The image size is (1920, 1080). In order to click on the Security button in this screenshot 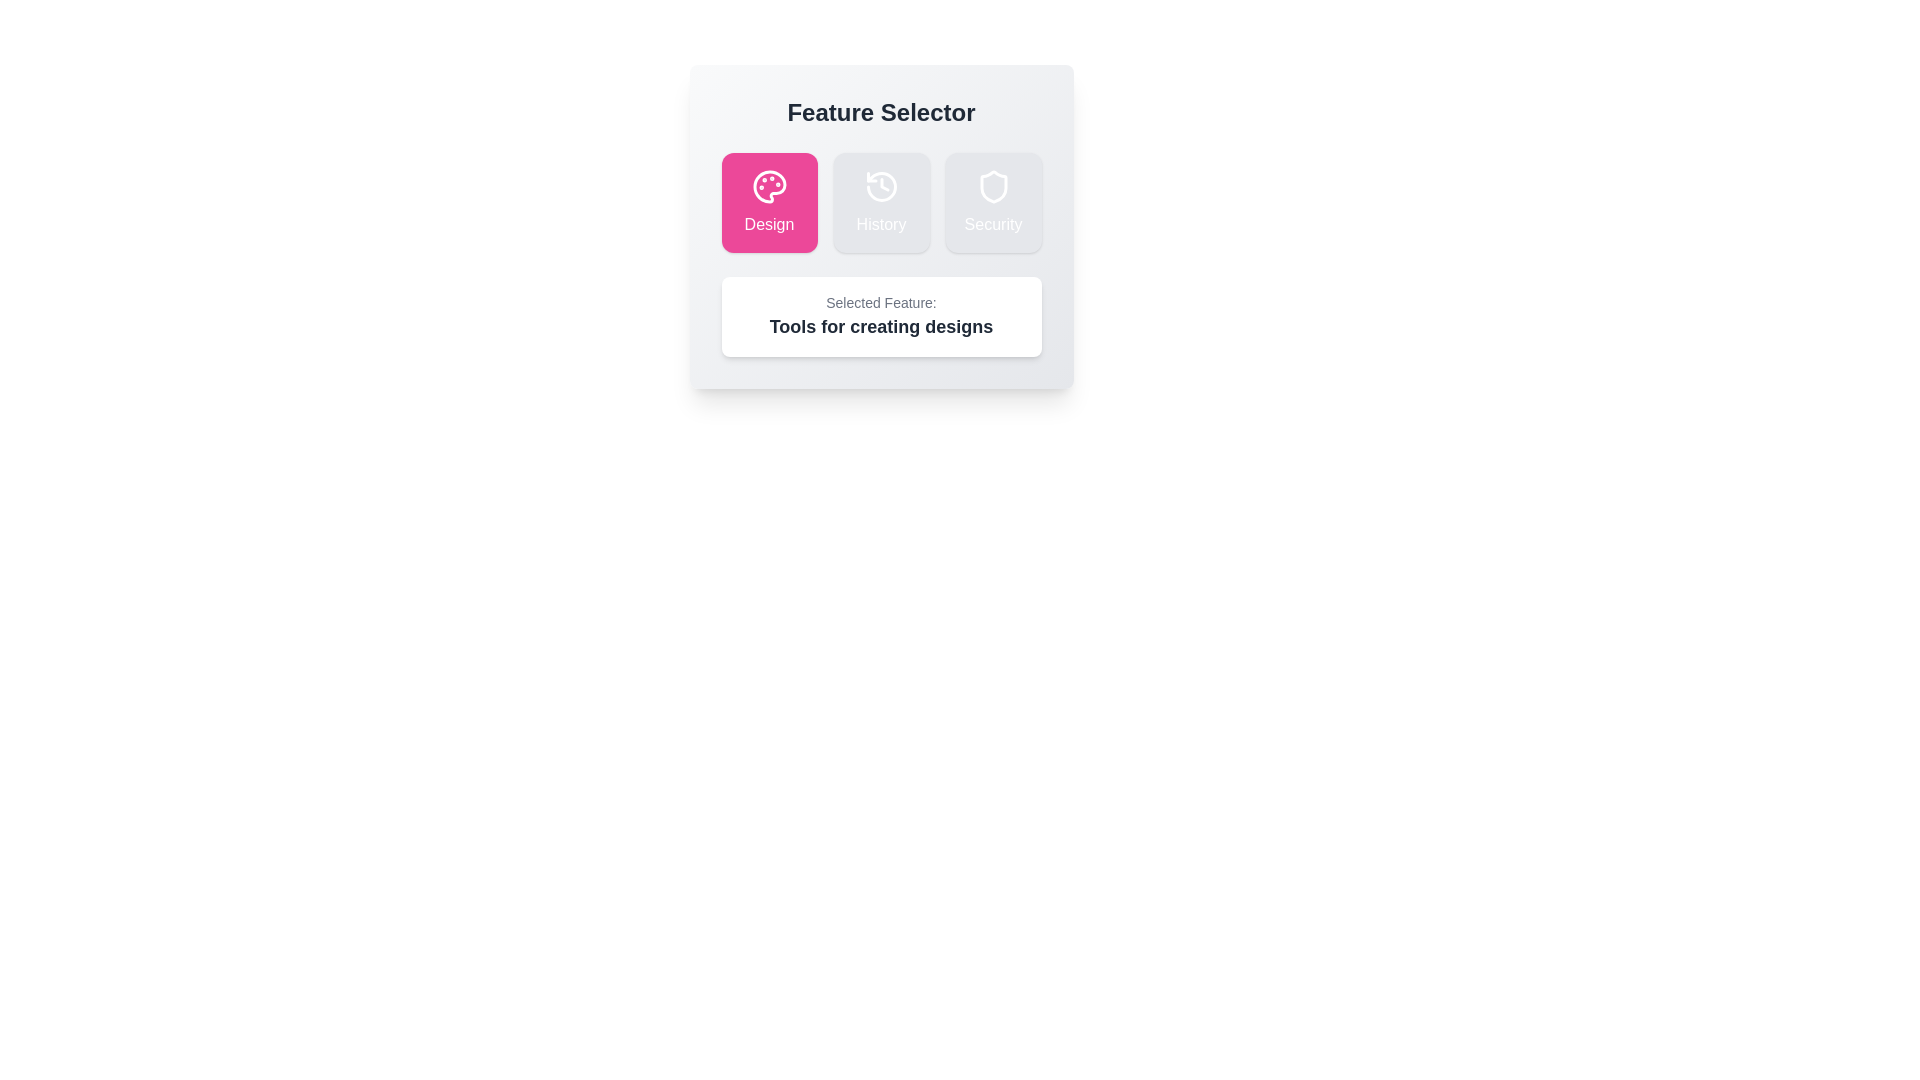, I will do `click(993, 203)`.